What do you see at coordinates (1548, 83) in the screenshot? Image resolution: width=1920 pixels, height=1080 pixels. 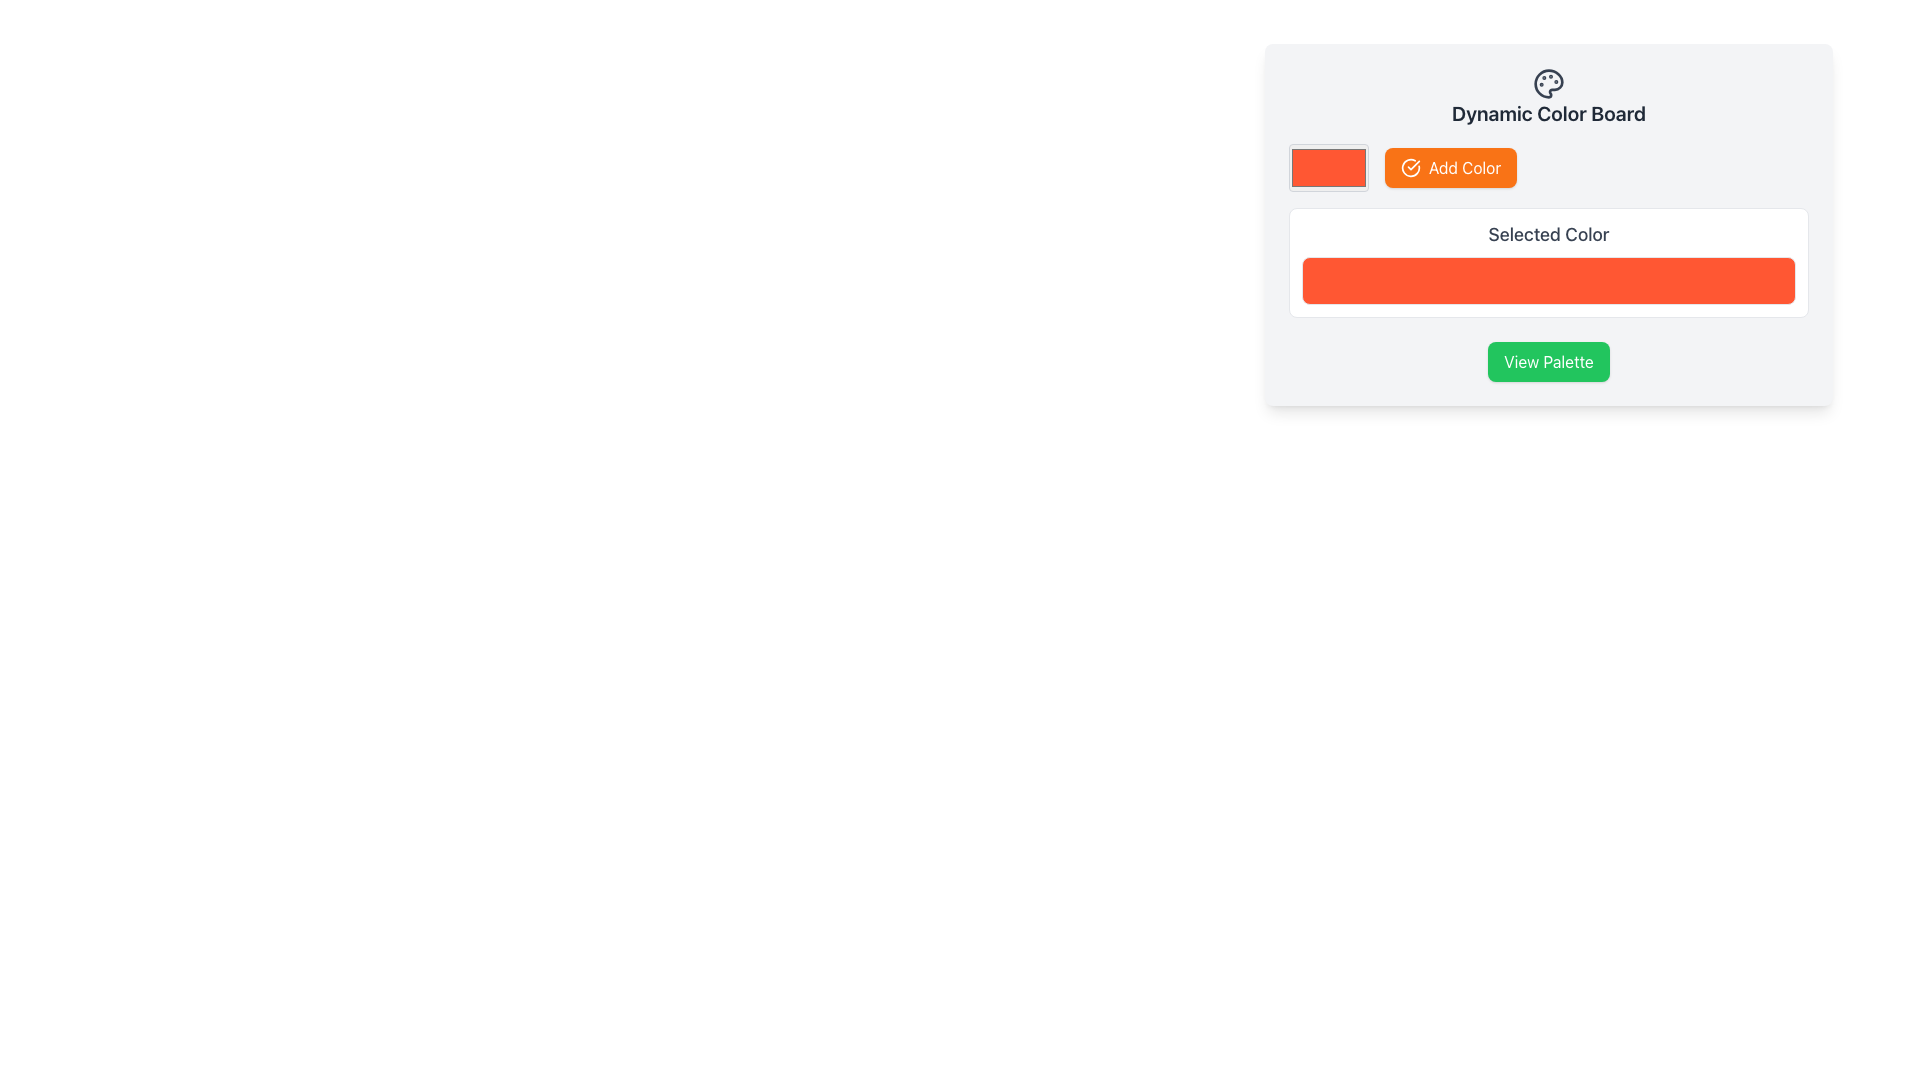 I see `the painter's palette icon located at the top center of the 'Dynamic Color Board' component for potential interaction` at bounding box center [1548, 83].